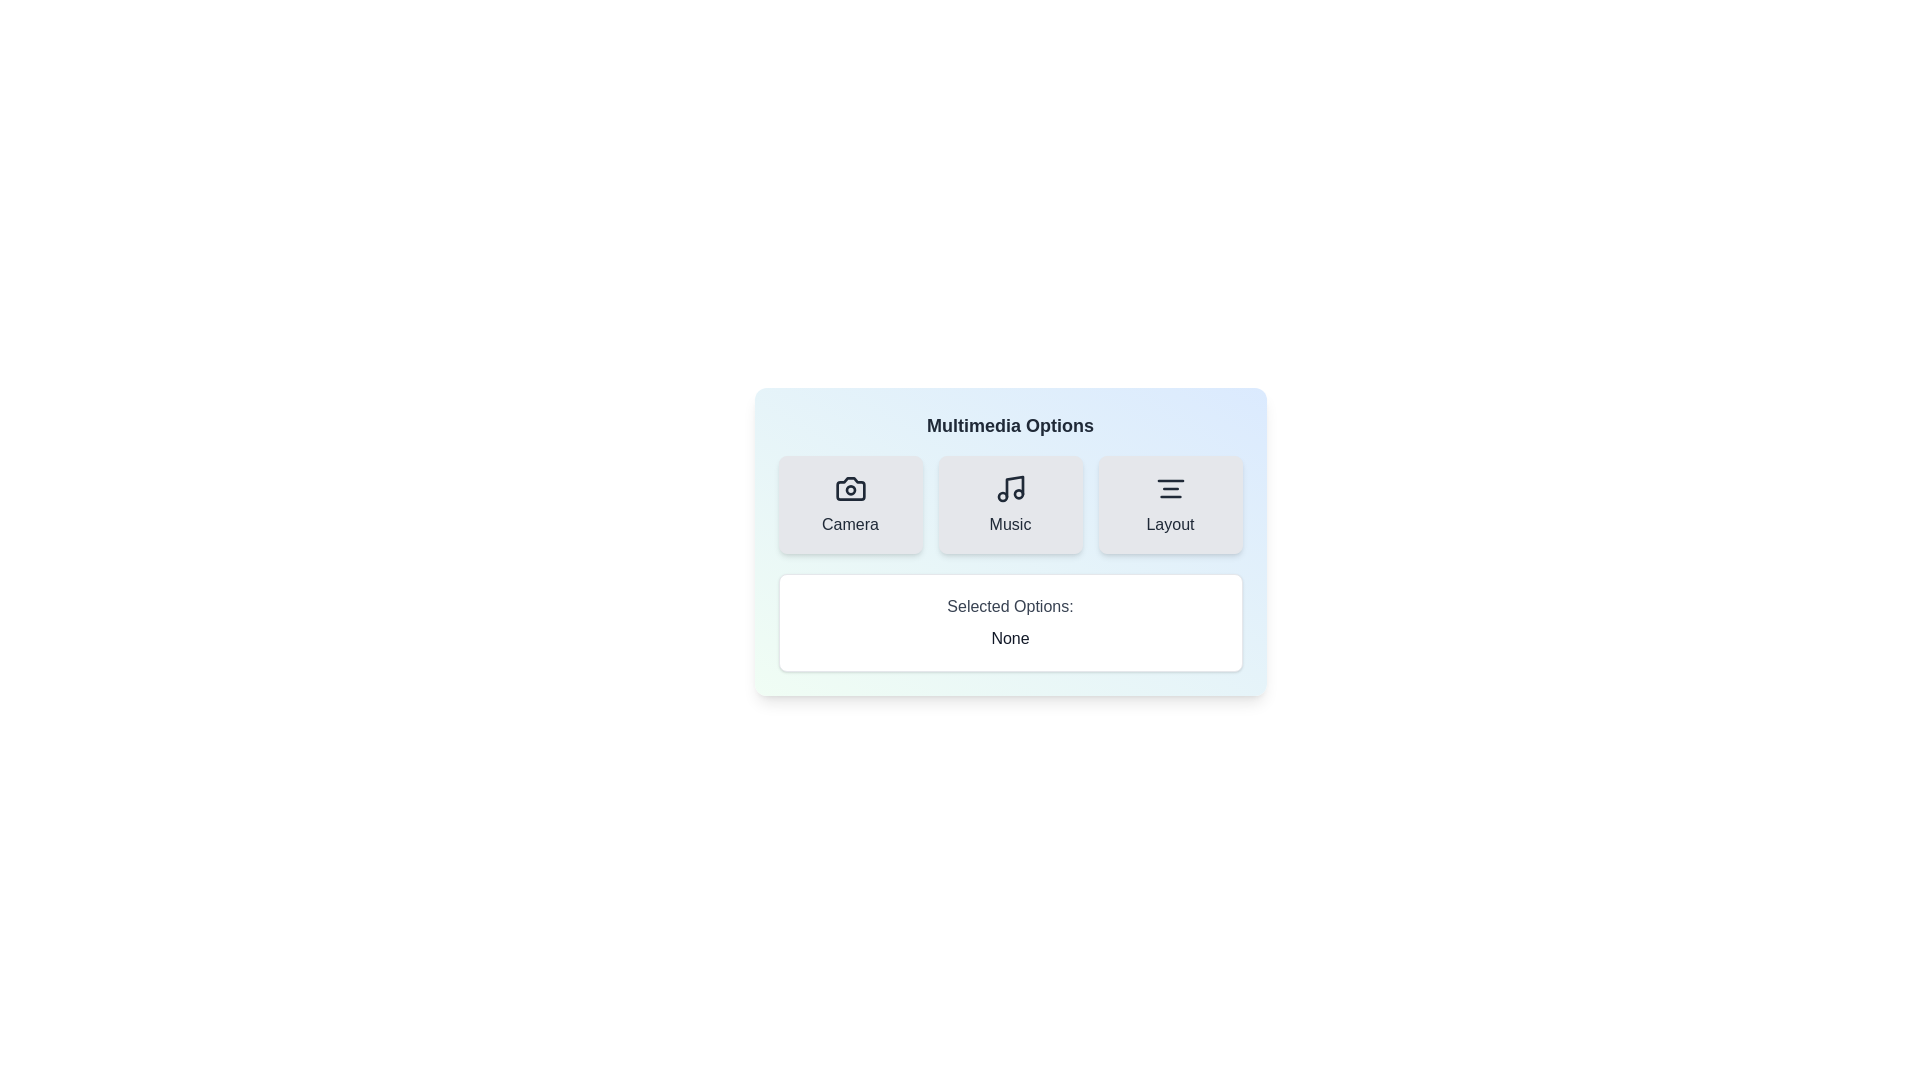 The height and width of the screenshot is (1080, 1920). I want to click on the Layout button to observe visual feedback, so click(1170, 504).